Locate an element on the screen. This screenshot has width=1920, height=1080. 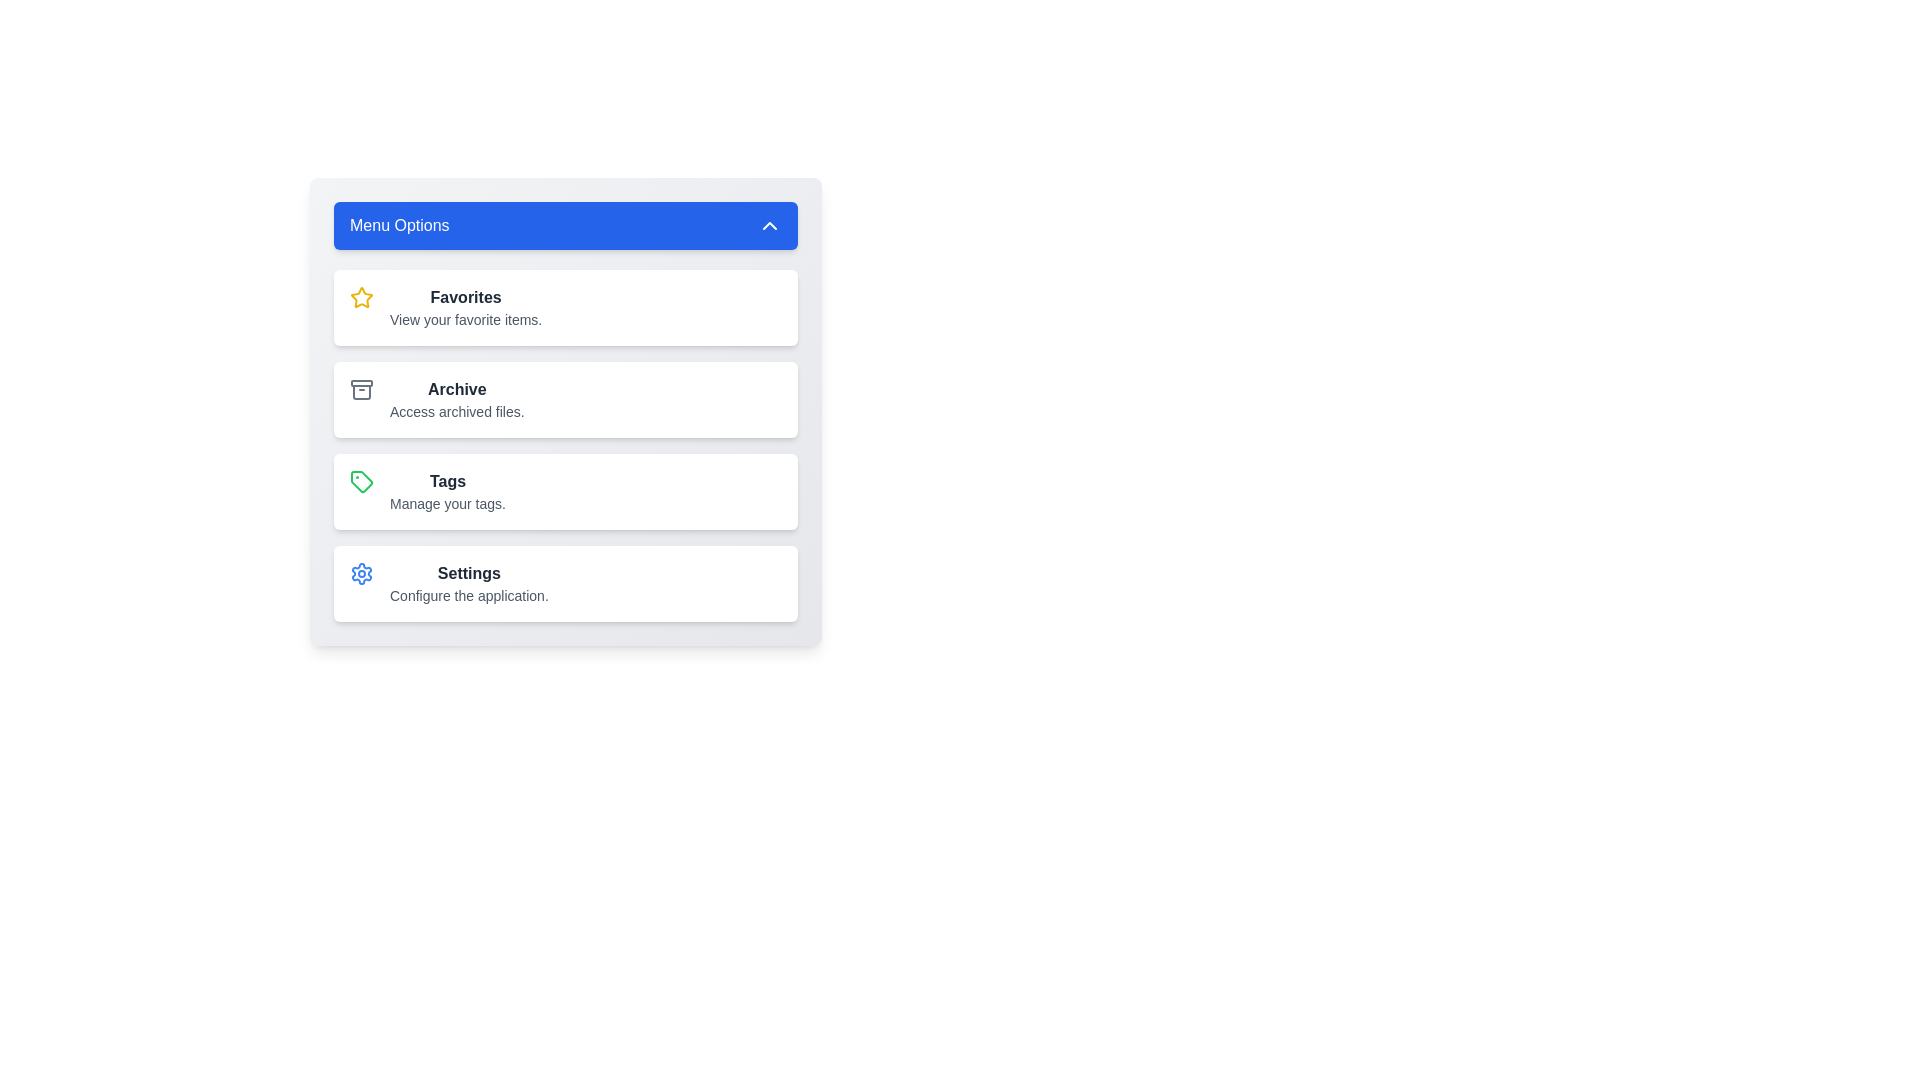
the gear icon representing the settings functionality located to the left of the 'Settings' label in the bottommost row of the menu list is located at coordinates (361, 574).